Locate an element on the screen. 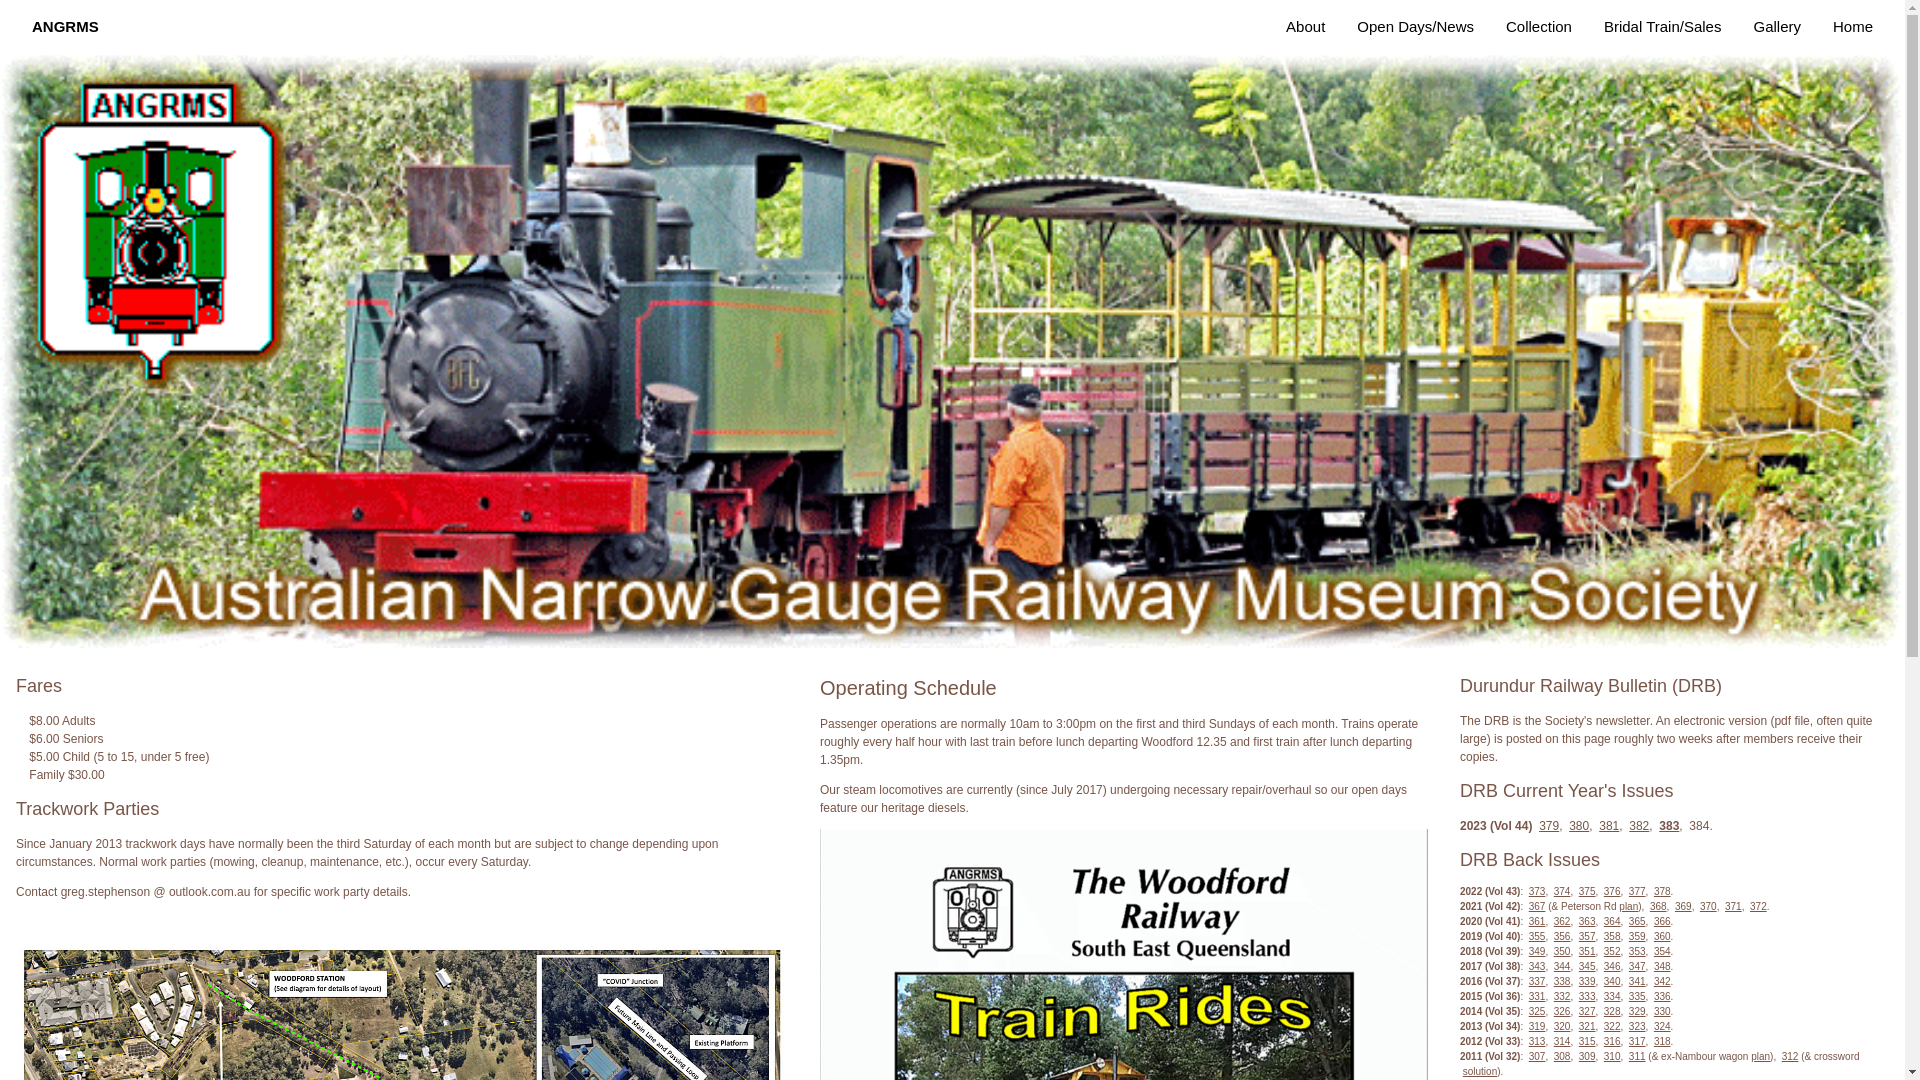  '353' is located at coordinates (1628, 950).